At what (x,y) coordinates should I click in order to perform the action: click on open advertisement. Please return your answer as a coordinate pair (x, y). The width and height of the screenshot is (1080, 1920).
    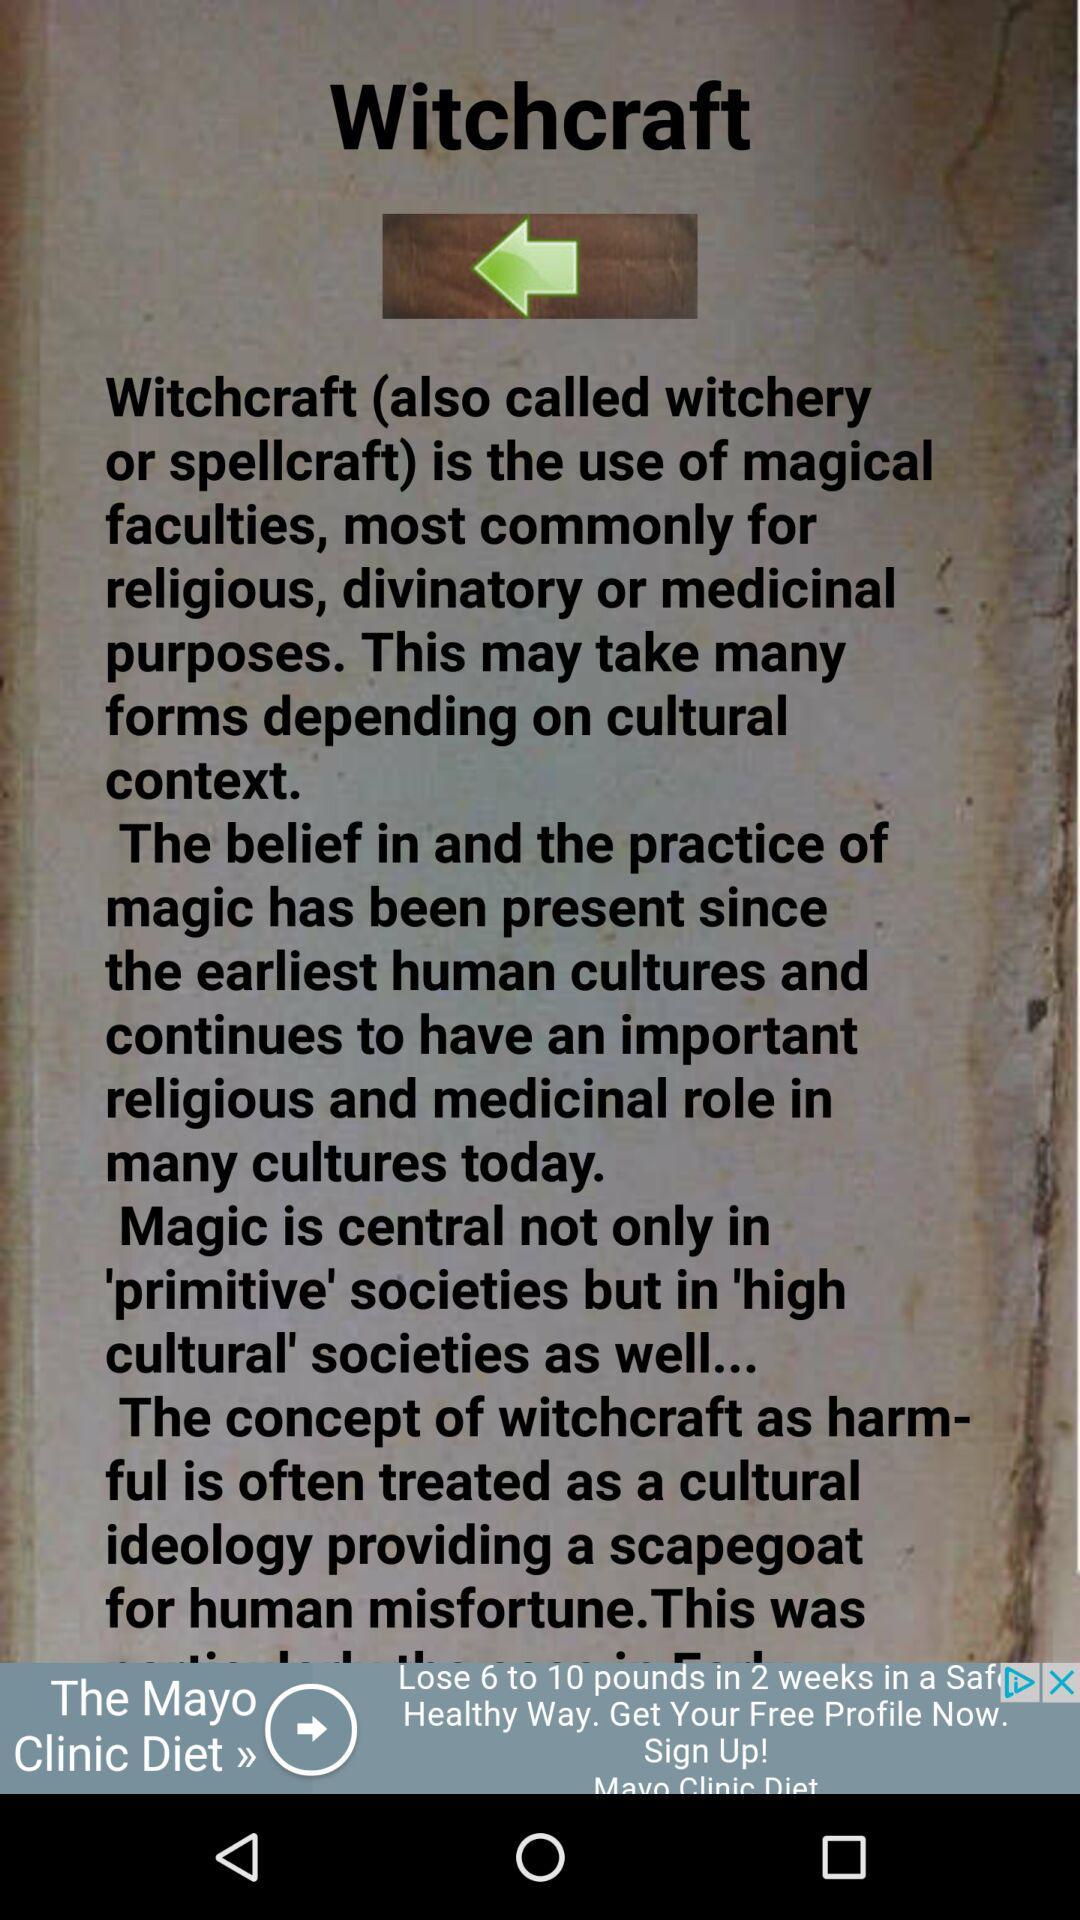
    Looking at the image, I should click on (540, 1727).